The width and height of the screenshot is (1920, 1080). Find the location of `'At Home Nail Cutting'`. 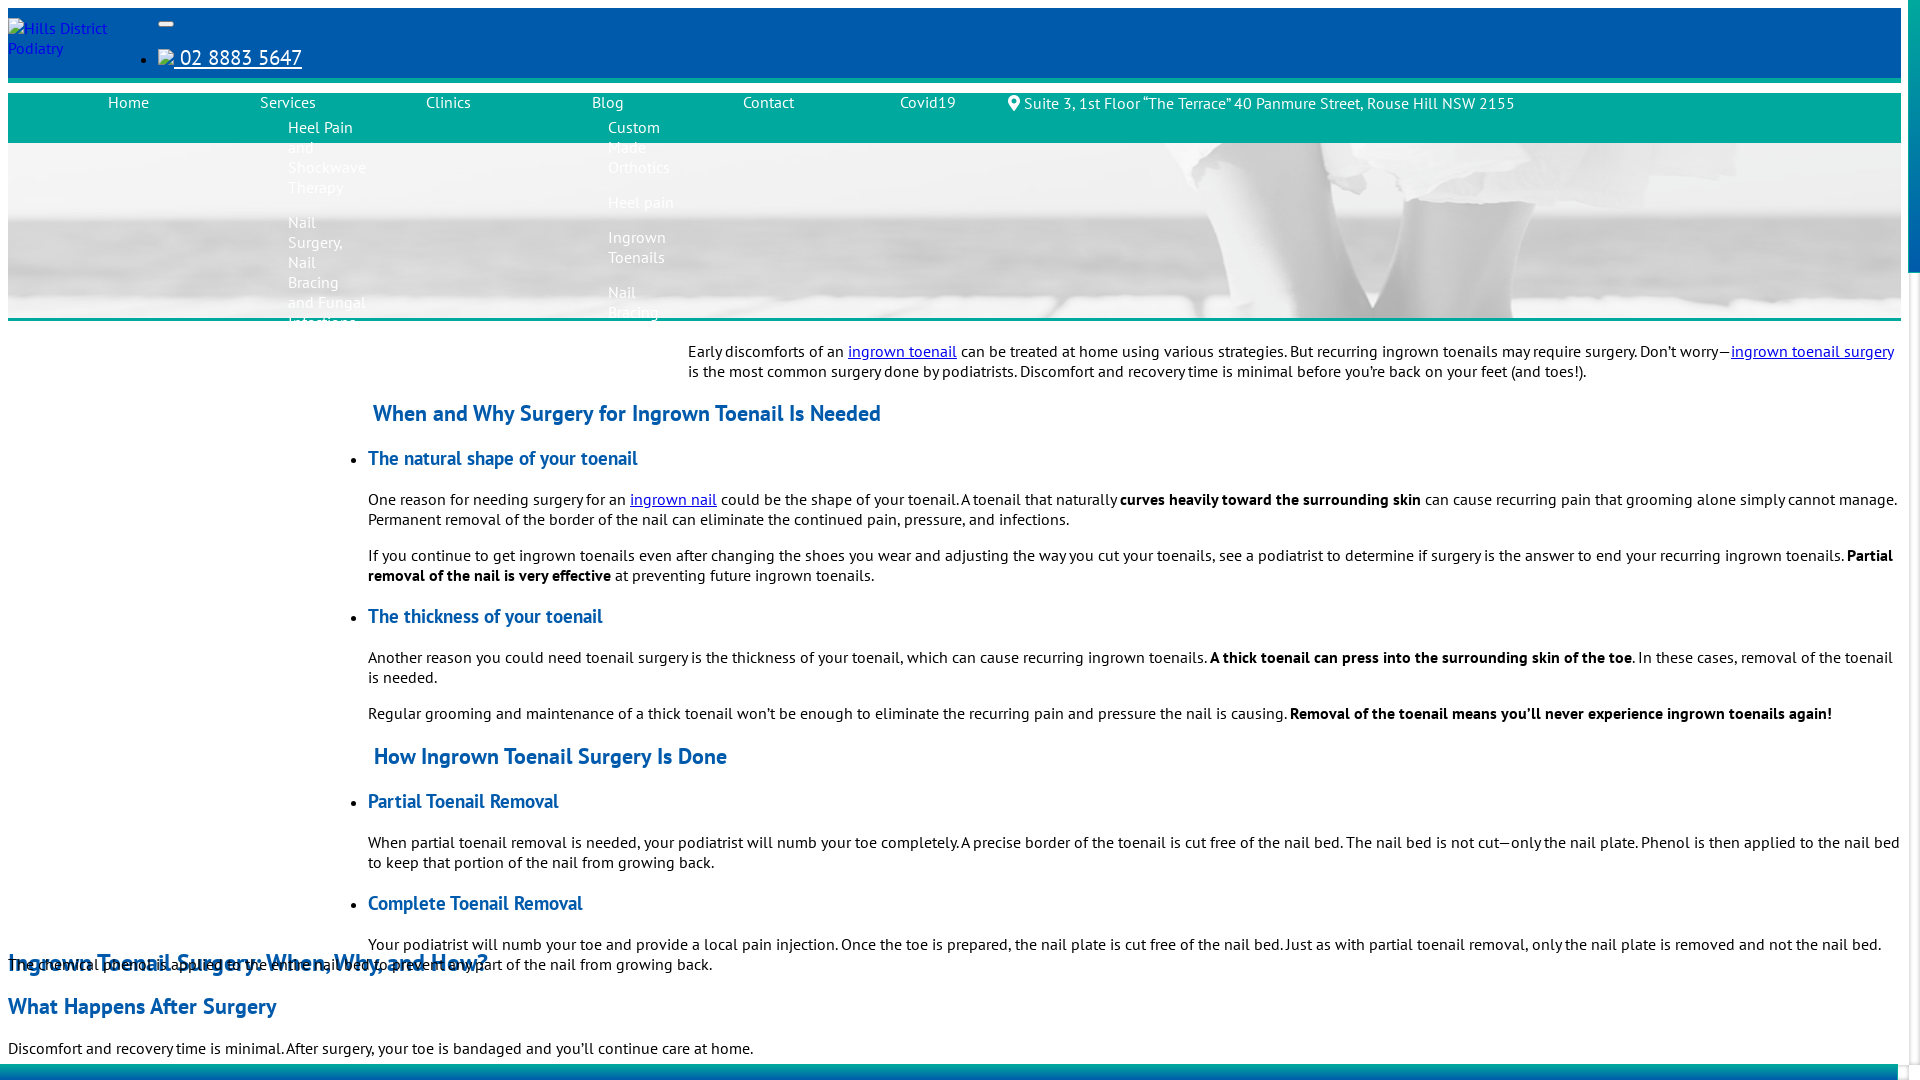

'At Home Nail Cutting' is located at coordinates (316, 812).